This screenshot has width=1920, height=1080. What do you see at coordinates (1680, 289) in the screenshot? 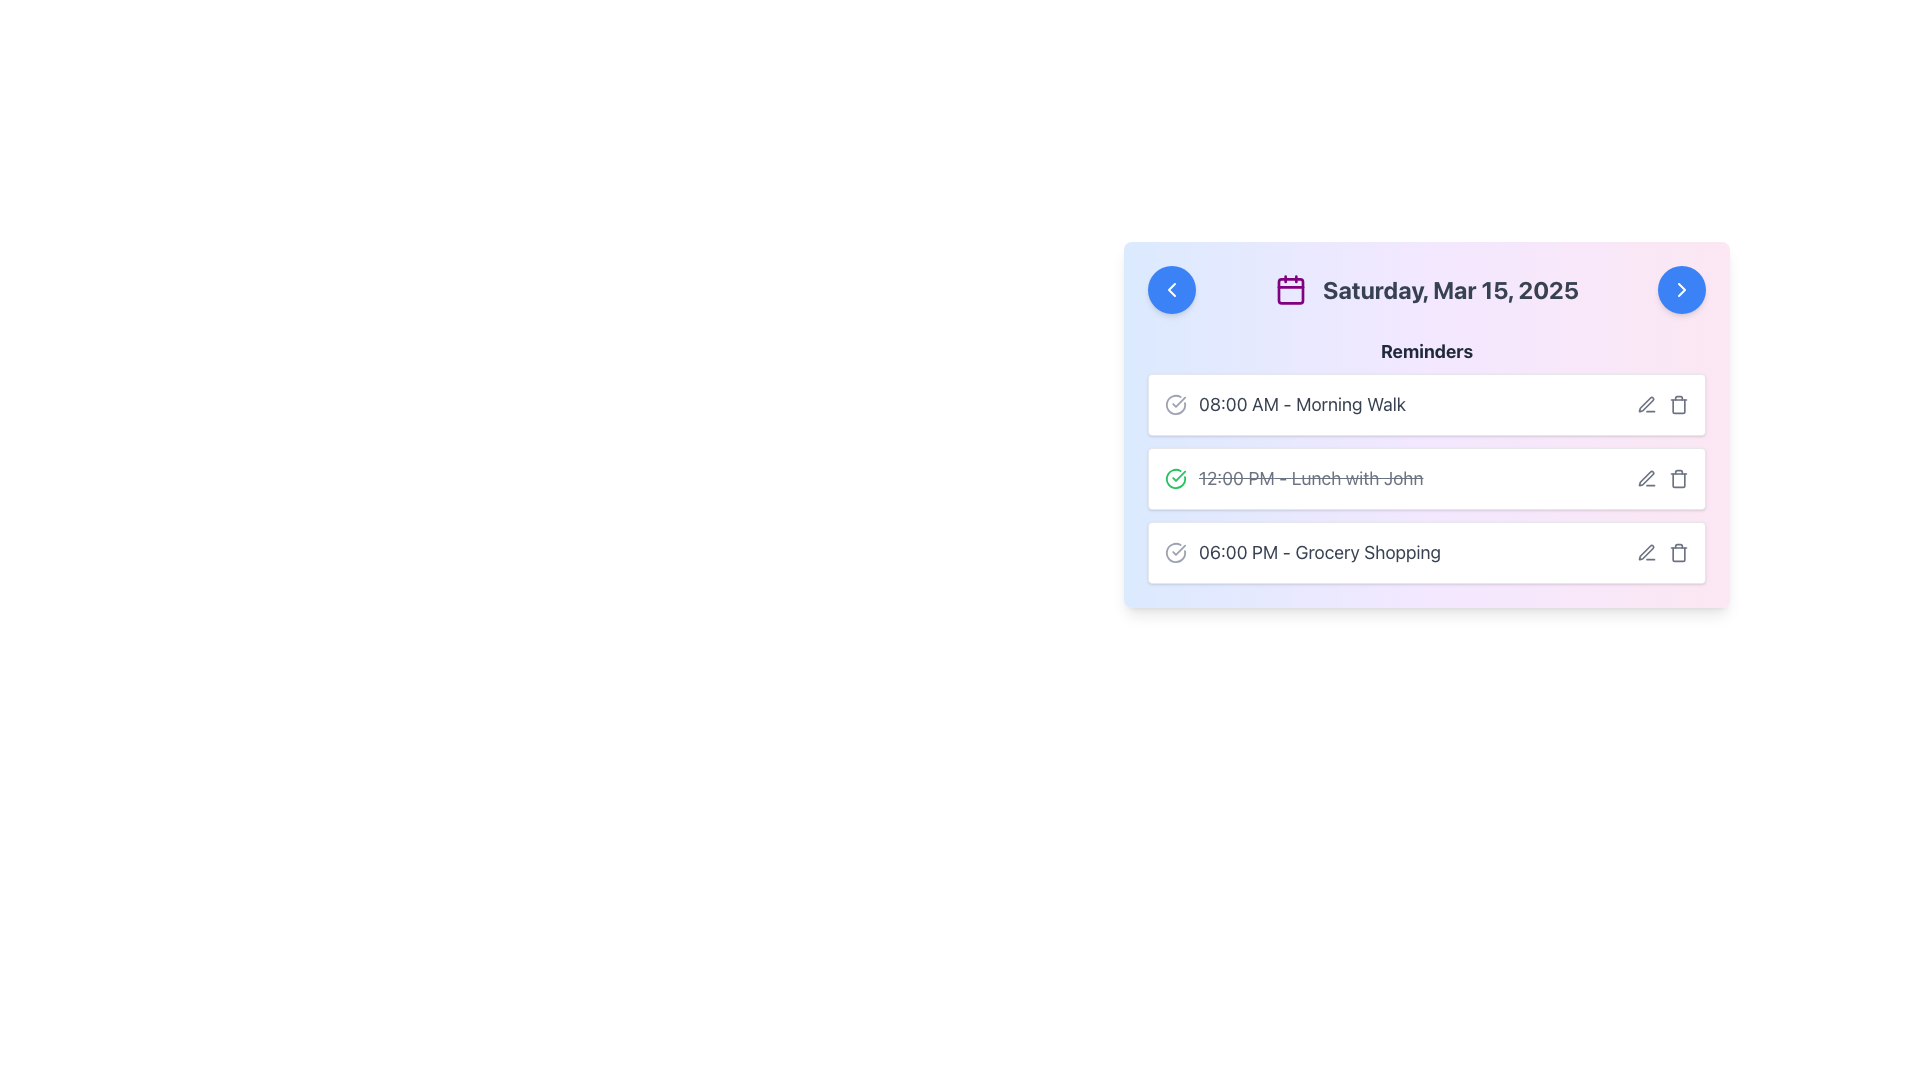
I see `the right-pointing chevron icon, which is located at the top-right corner of the calendar interface within a blue circular button` at bounding box center [1680, 289].